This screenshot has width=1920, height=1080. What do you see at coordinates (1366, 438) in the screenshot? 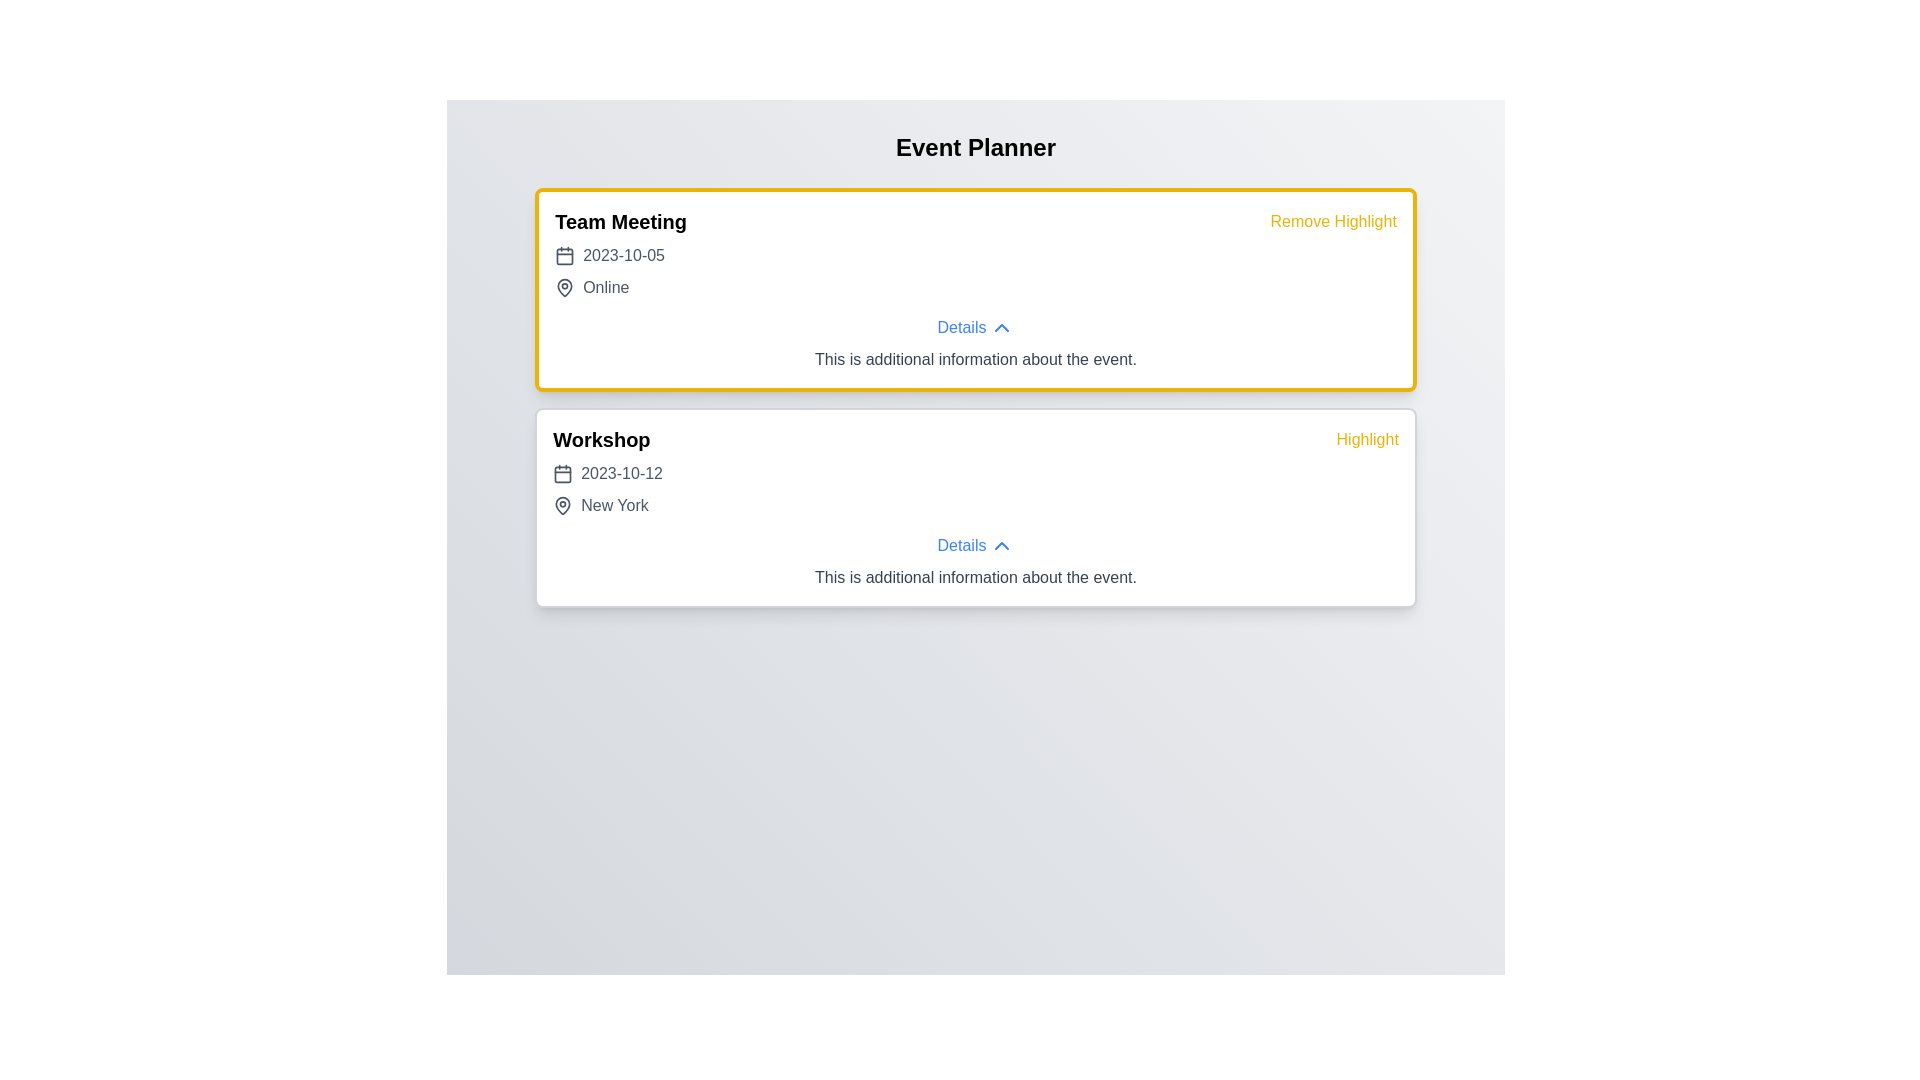
I see `the 'Highlight' interactive text link associated with the 'Workshop' event` at bounding box center [1366, 438].